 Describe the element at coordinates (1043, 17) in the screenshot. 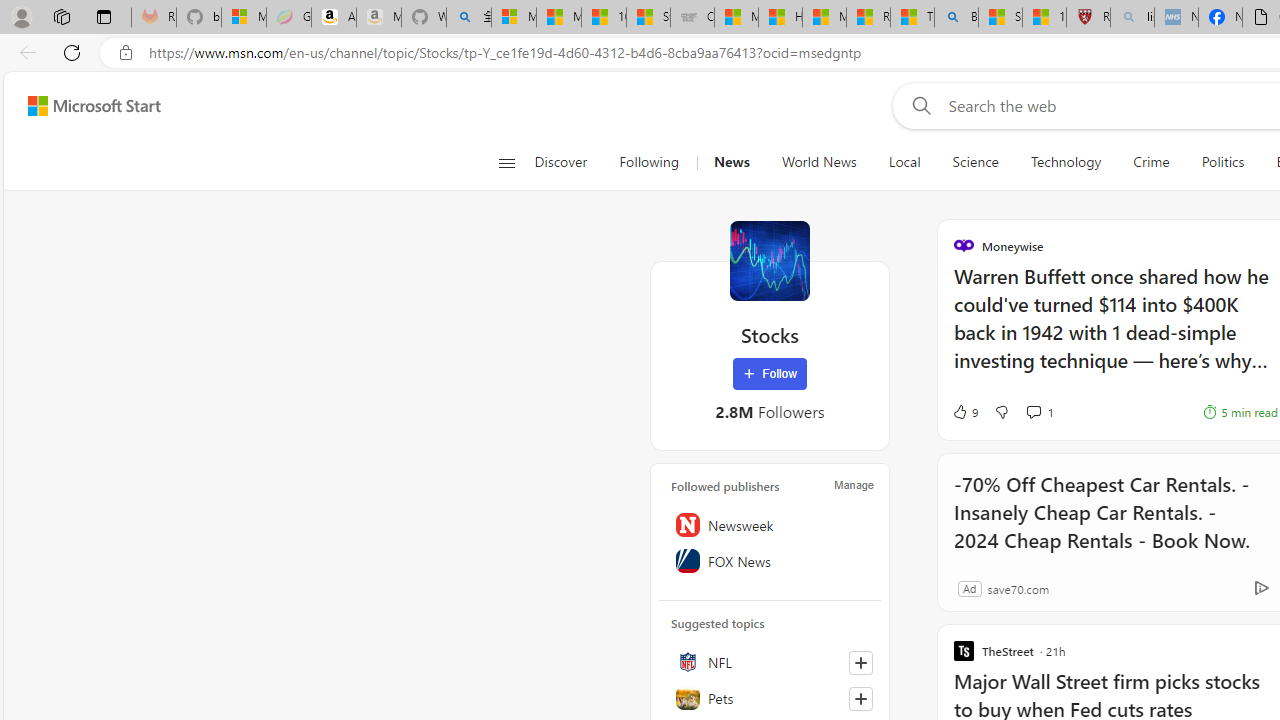

I see `'12 Popular Science Lies that Must be Corrected'` at that location.